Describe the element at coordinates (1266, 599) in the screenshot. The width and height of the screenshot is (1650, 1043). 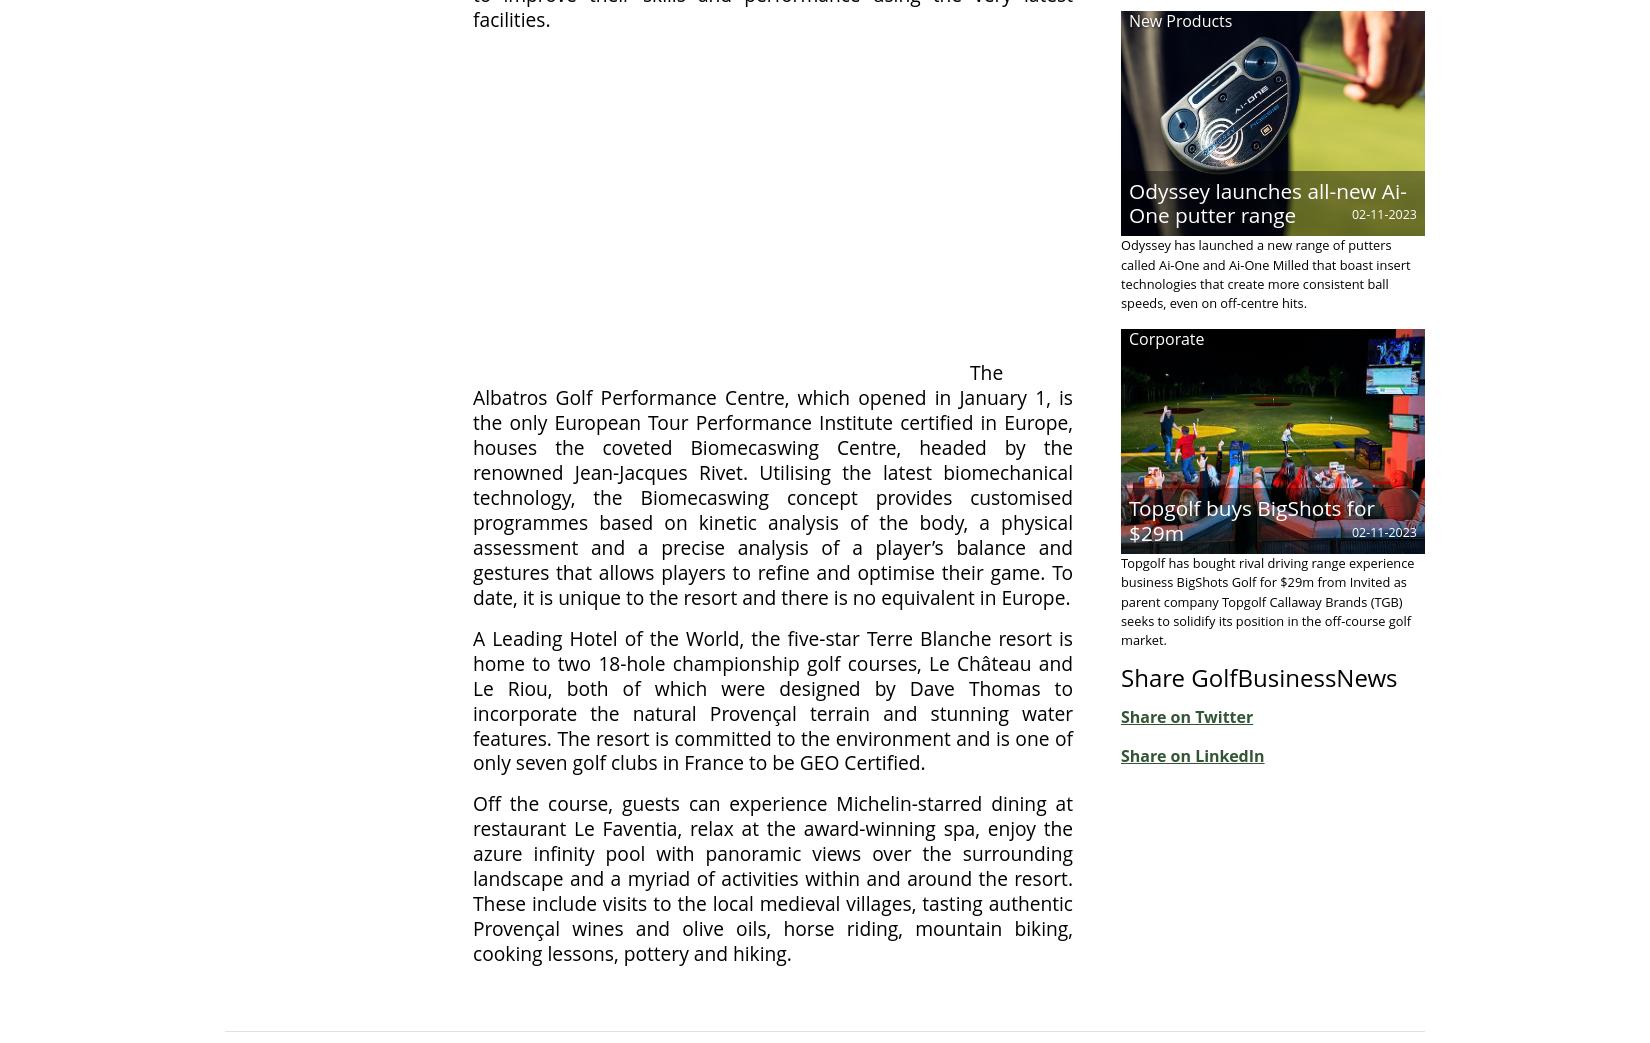
I see `'Topgolf has bought rival driving range experience business BigShots Golf for $29m from Invited as parent company Topgolf Callaway Brands (TGB) seeks to solidify its position in the off-course golf market.'` at that location.